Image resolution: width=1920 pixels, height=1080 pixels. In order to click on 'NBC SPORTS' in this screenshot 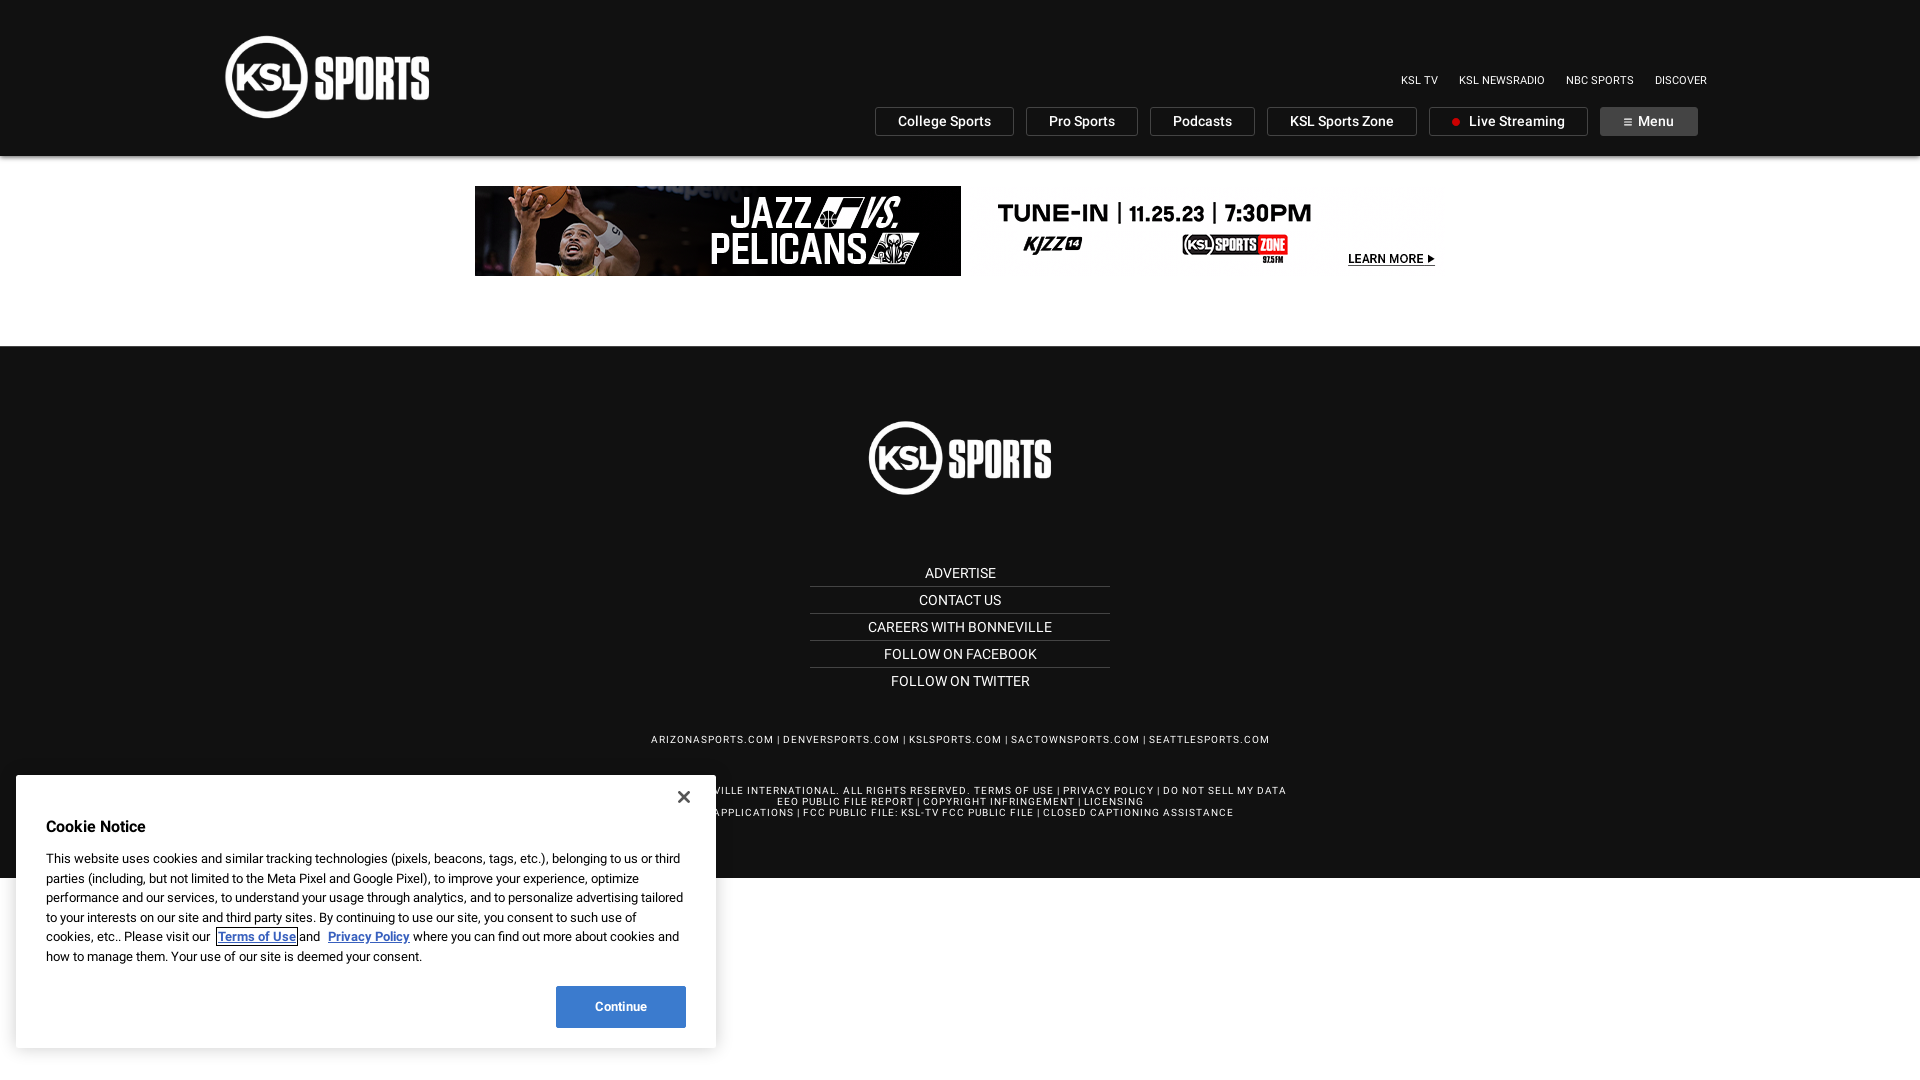, I will do `click(1598, 79)`.